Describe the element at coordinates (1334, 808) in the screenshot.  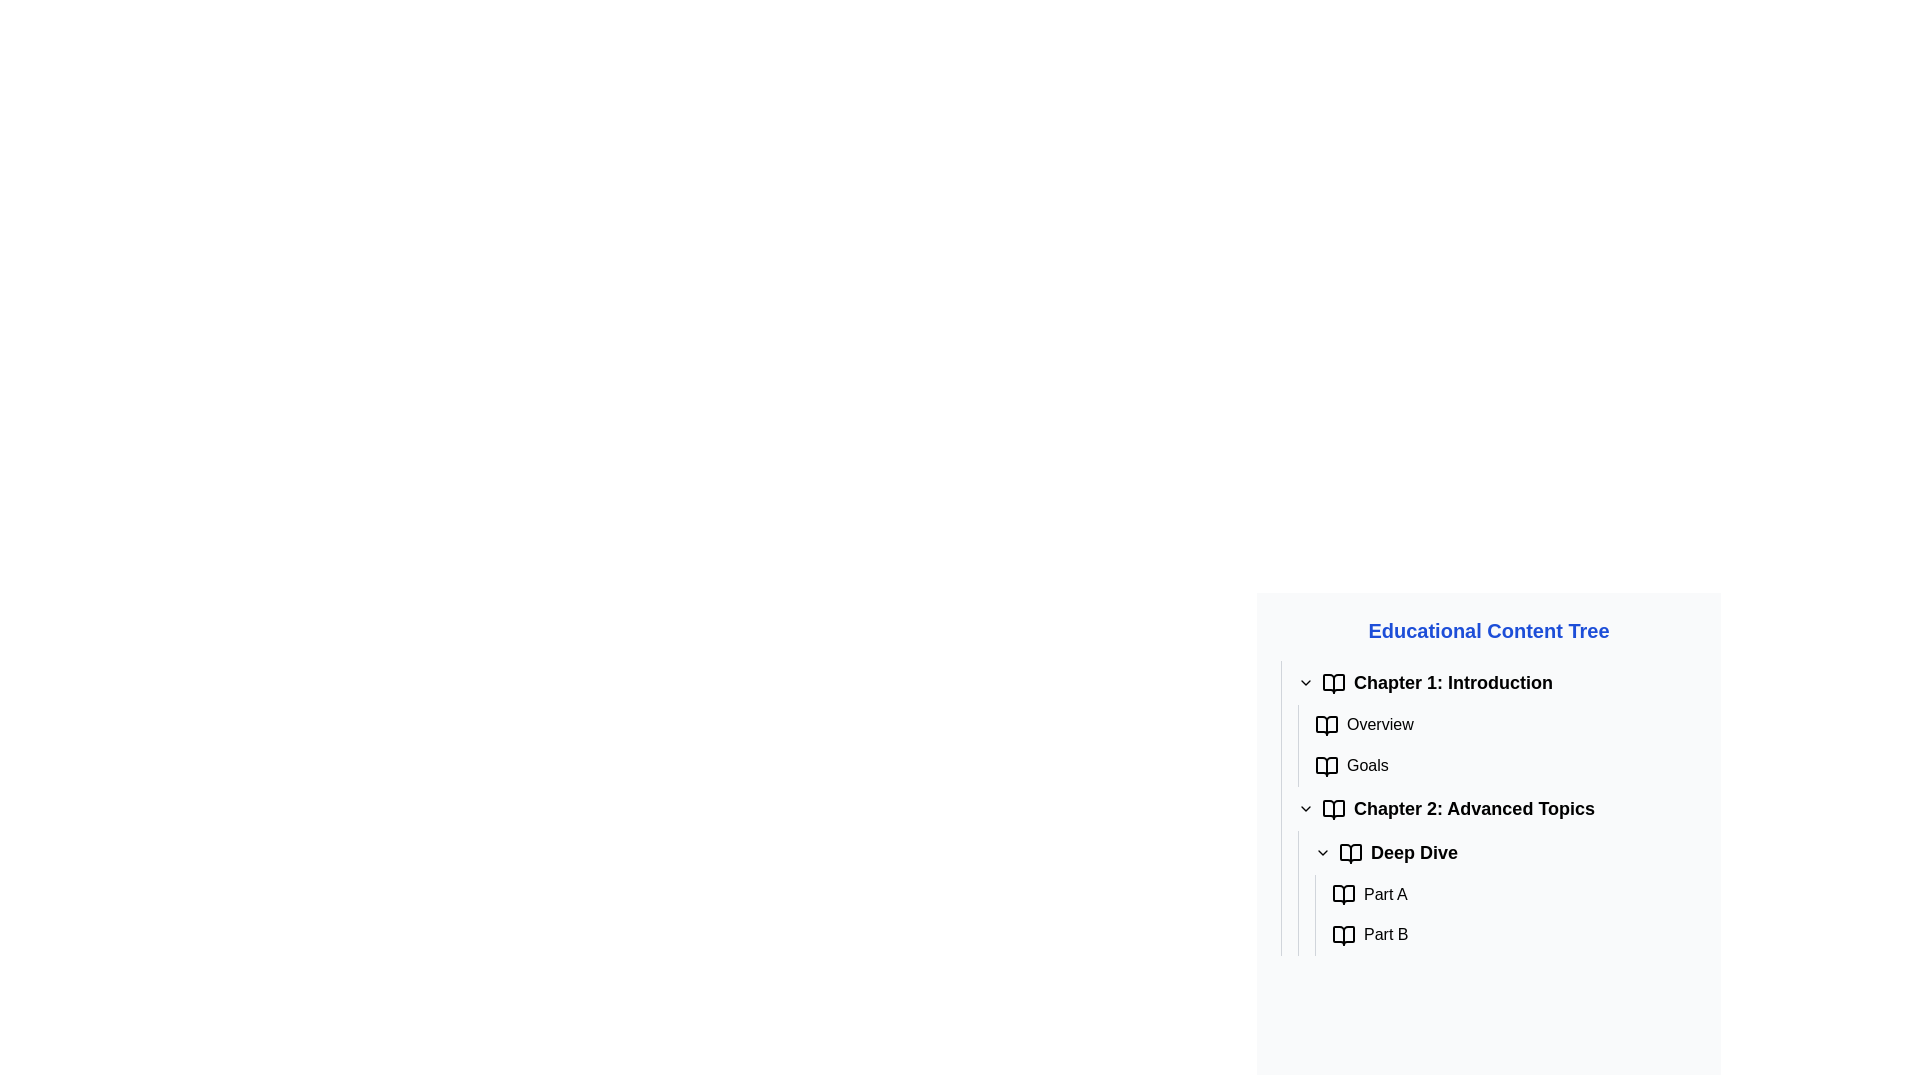
I see `the open book icon located in the title area of 'Chapter 2: Advanced Topics', which is aligned to the left of the chapter title text` at that location.